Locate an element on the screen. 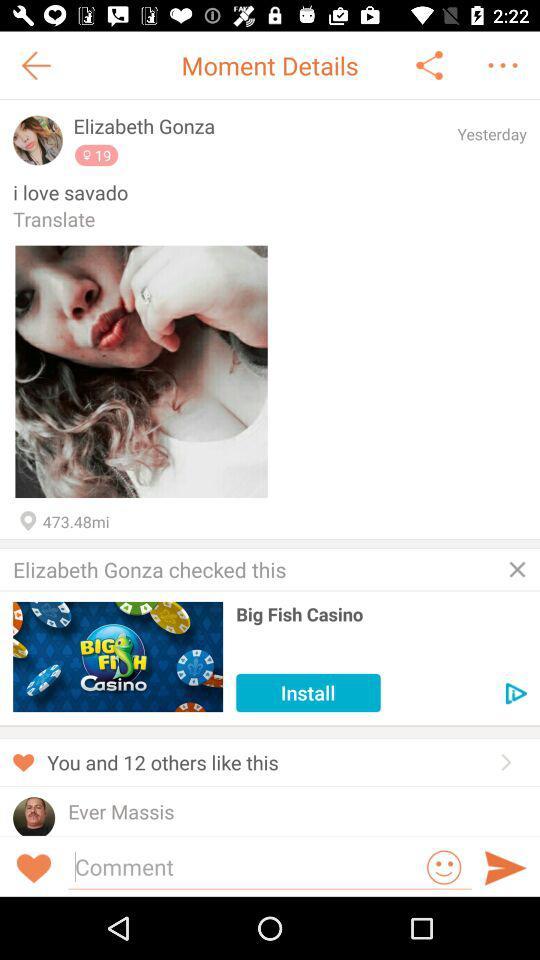  favorite is located at coordinates (140, 370).